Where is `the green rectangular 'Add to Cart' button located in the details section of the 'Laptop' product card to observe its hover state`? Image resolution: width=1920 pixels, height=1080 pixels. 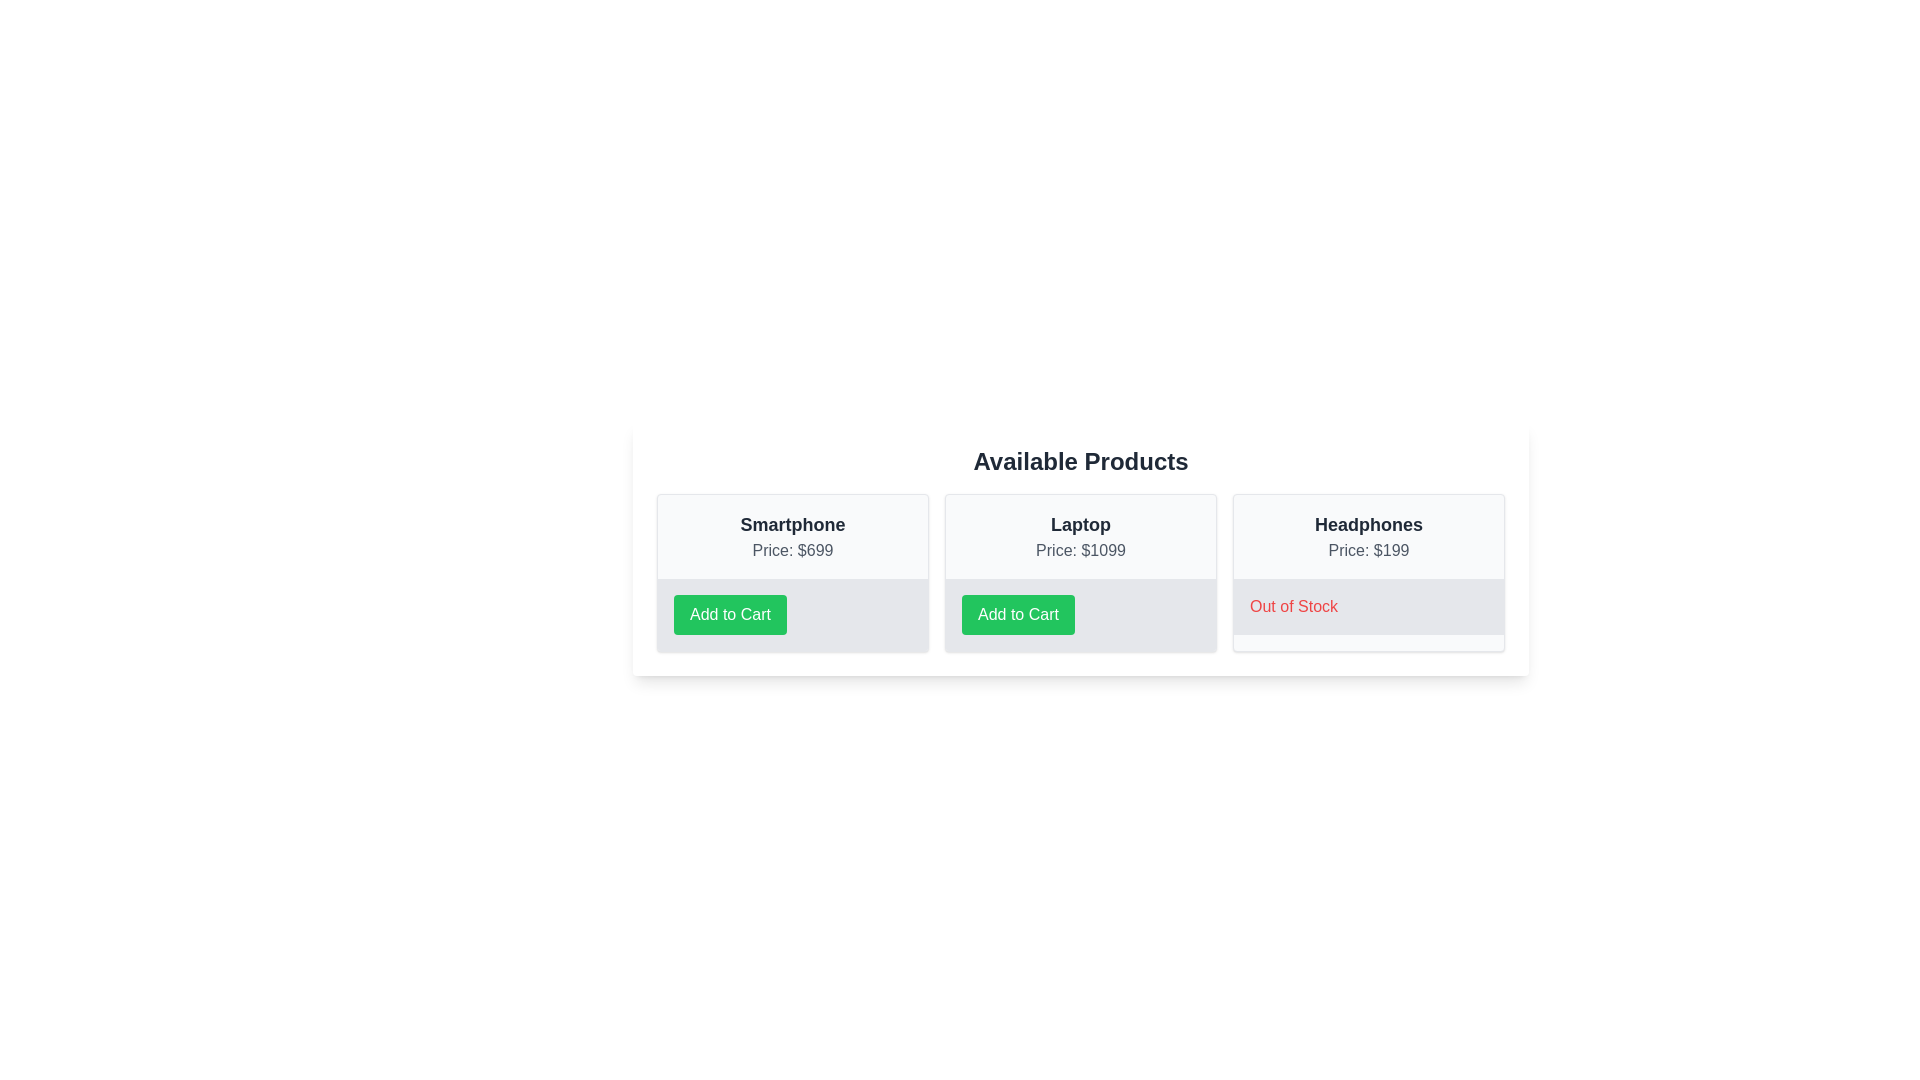 the green rectangular 'Add to Cart' button located in the details section of the 'Laptop' product card to observe its hover state is located at coordinates (1079, 613).